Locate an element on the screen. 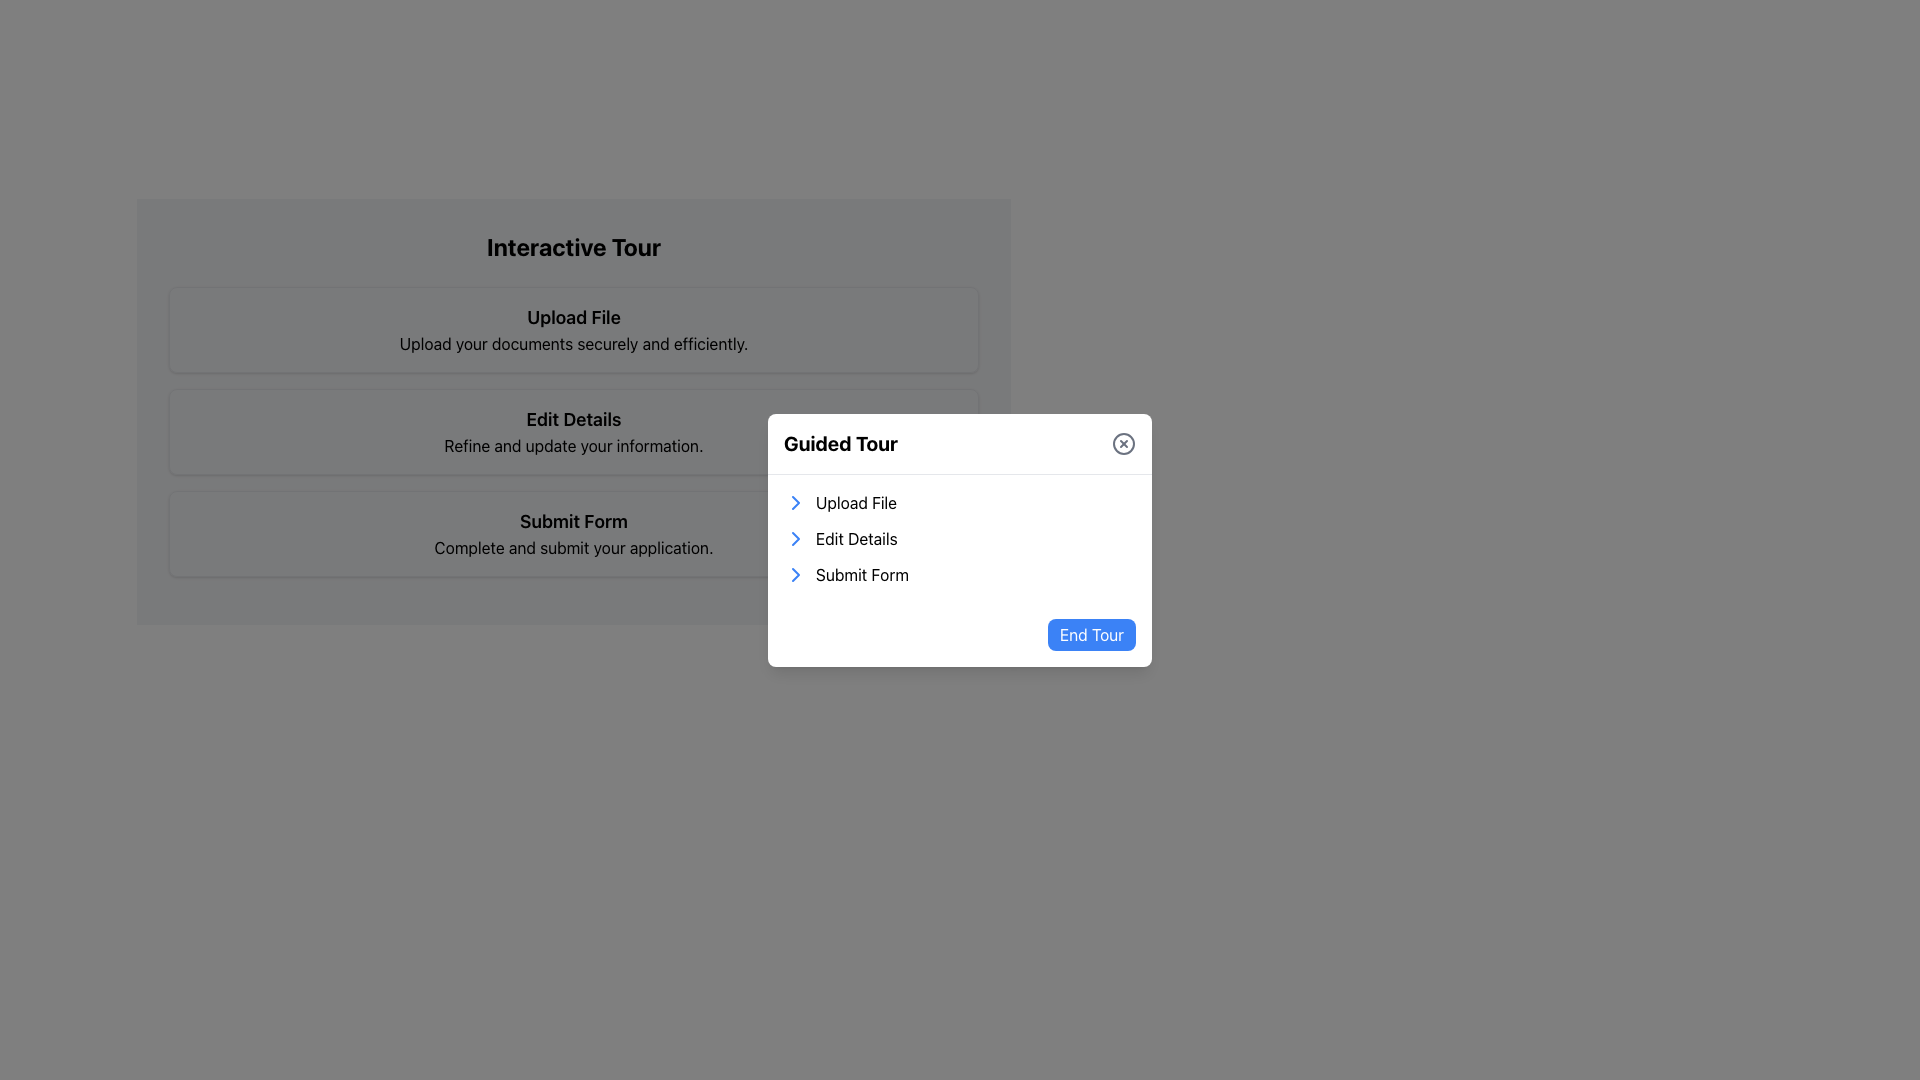  the informative text label that guides users in the 'Guided Tour' box, specifically the second option which follows 'Upload File' and precedes 'Submit Form' is located at coordinates (856, 537).